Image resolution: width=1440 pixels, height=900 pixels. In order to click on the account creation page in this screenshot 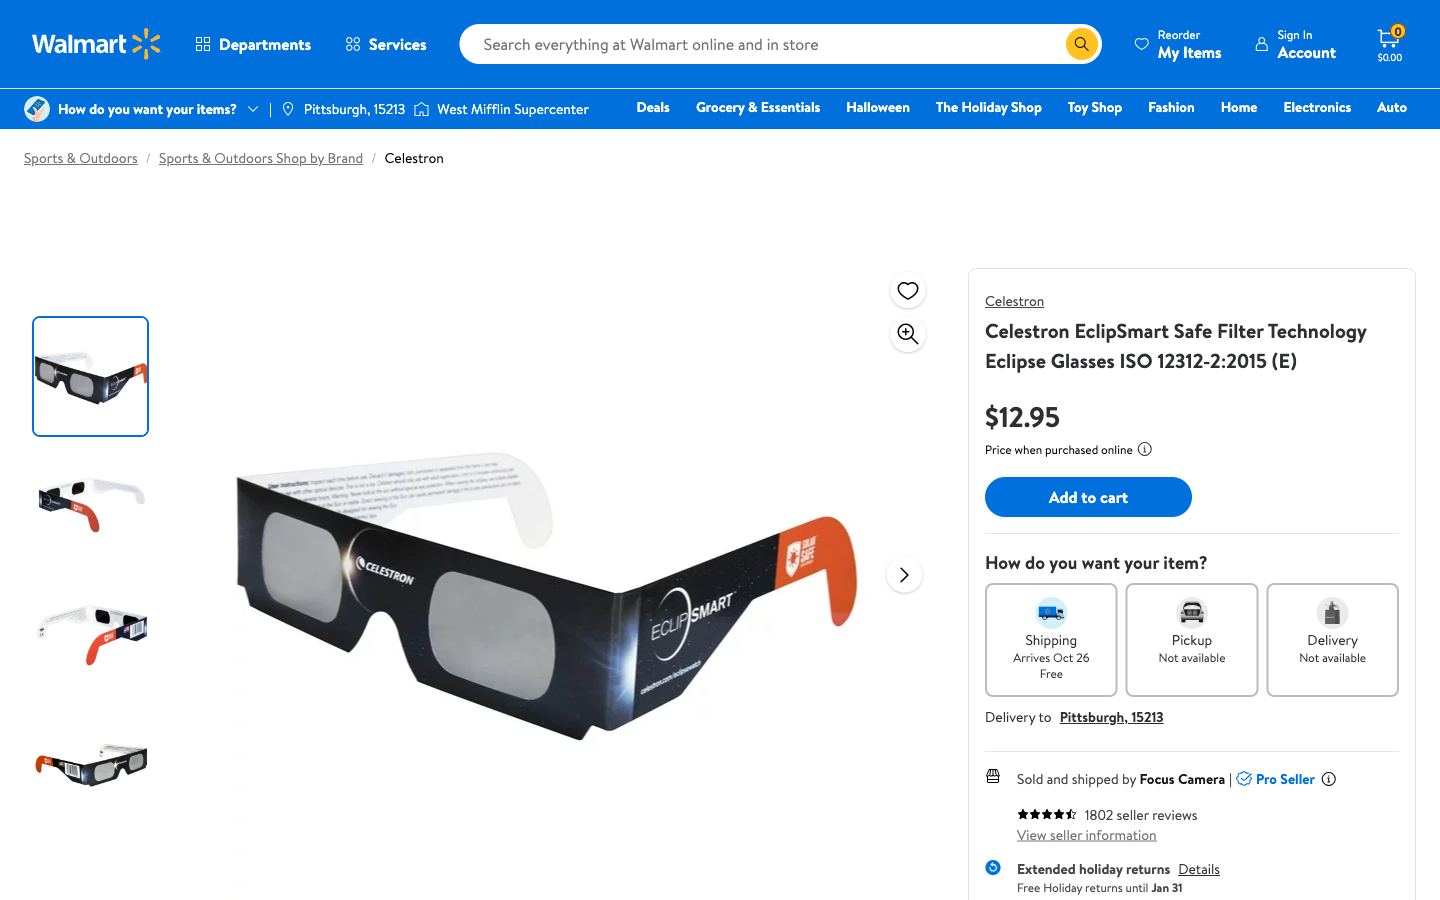, I will do `click(1294, 43)`.